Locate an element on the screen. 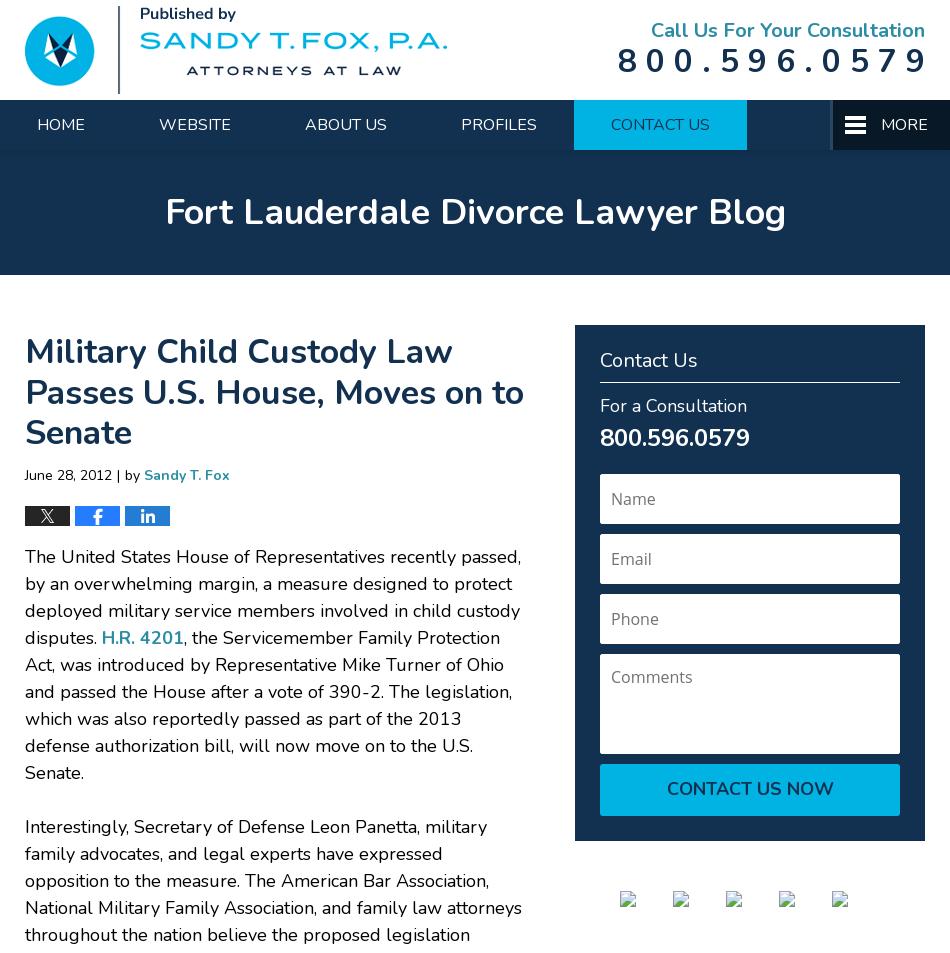  'For a Consultation' is located at coordinates (673, 404).